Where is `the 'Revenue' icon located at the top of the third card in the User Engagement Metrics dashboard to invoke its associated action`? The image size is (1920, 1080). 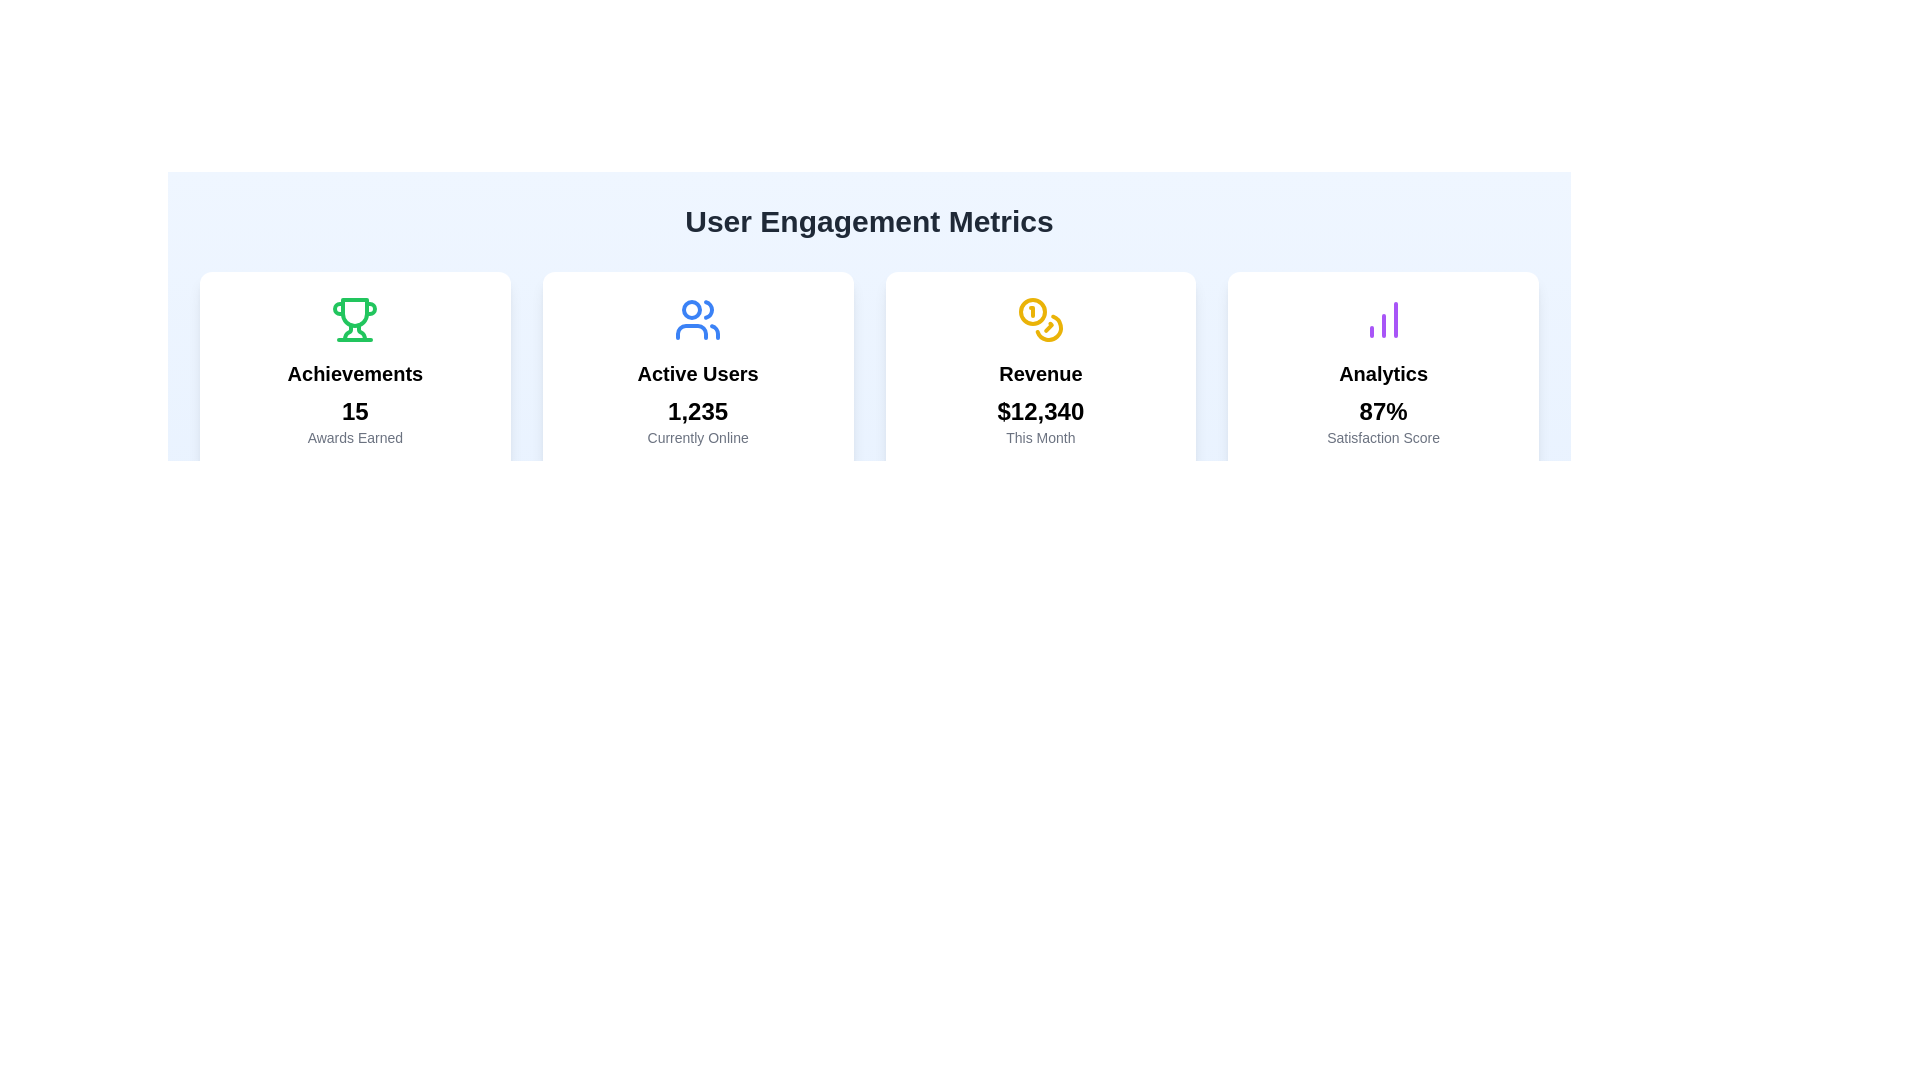
the 'Revenue' icon located at the top of the third card in the User Engagement Metrics dashboard to invoke its associated action is located at coordinates (1040, 319).